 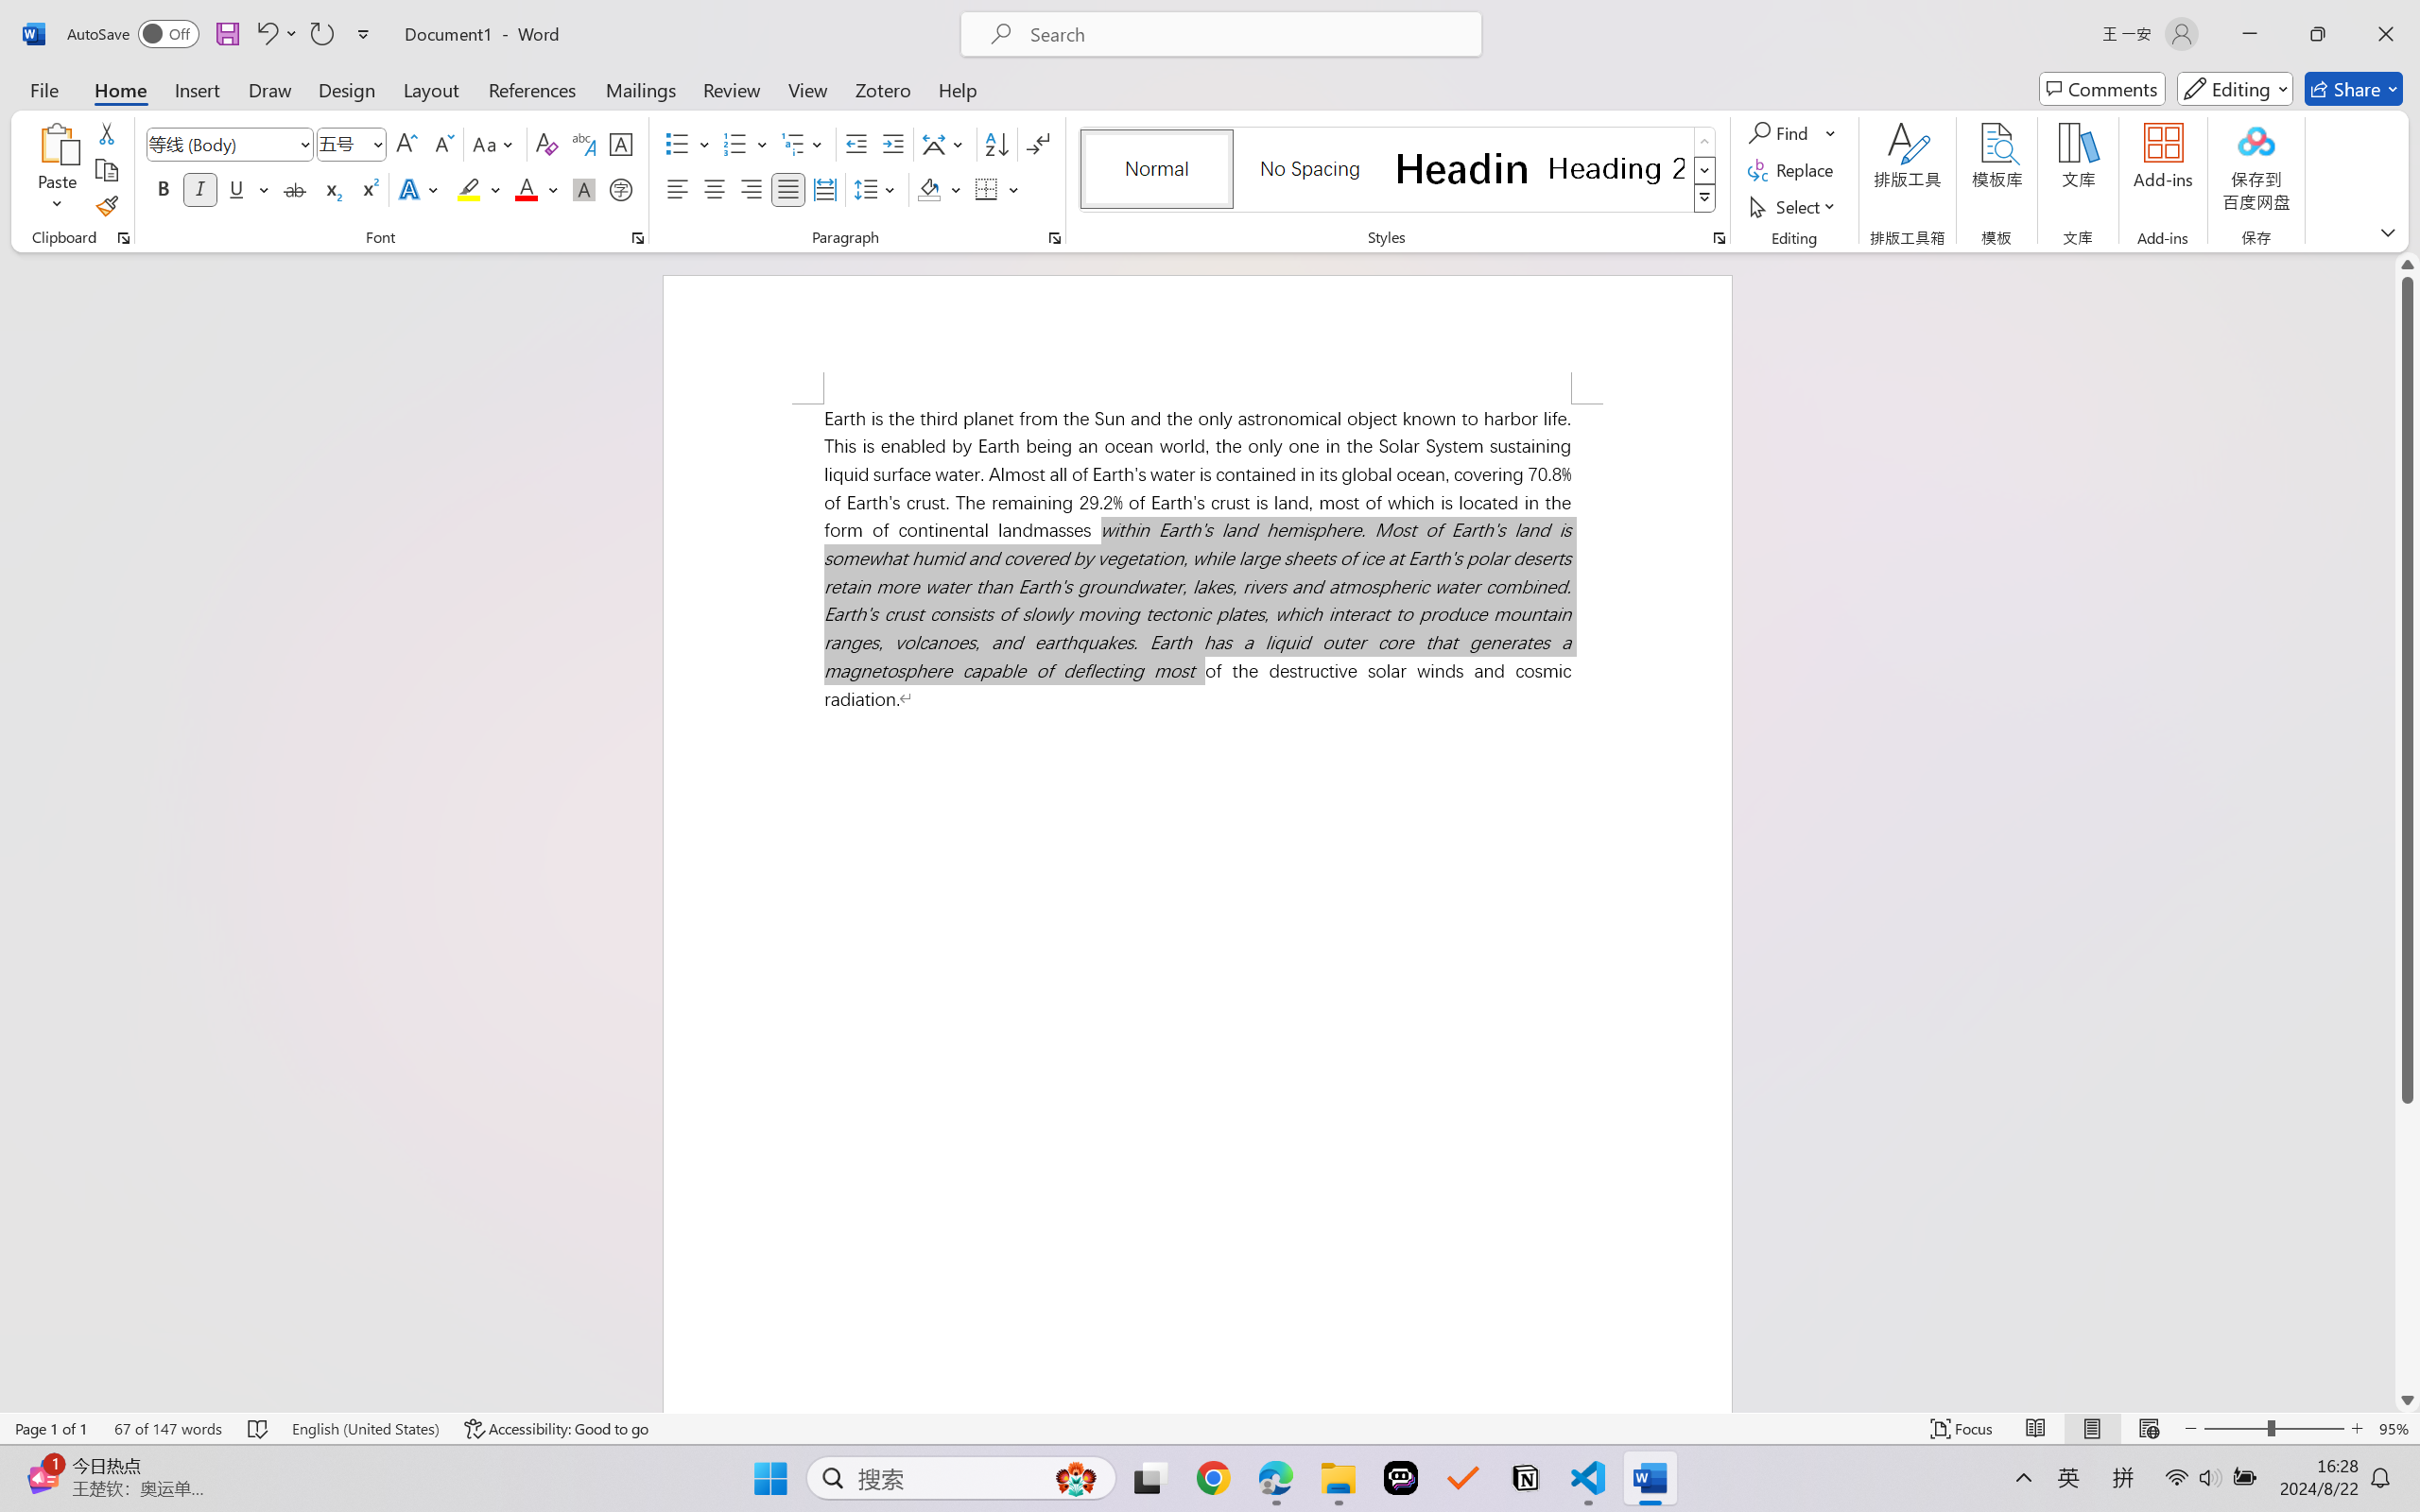 I want to click on 'Repeat Doc Close', so click(x=320, y=33).